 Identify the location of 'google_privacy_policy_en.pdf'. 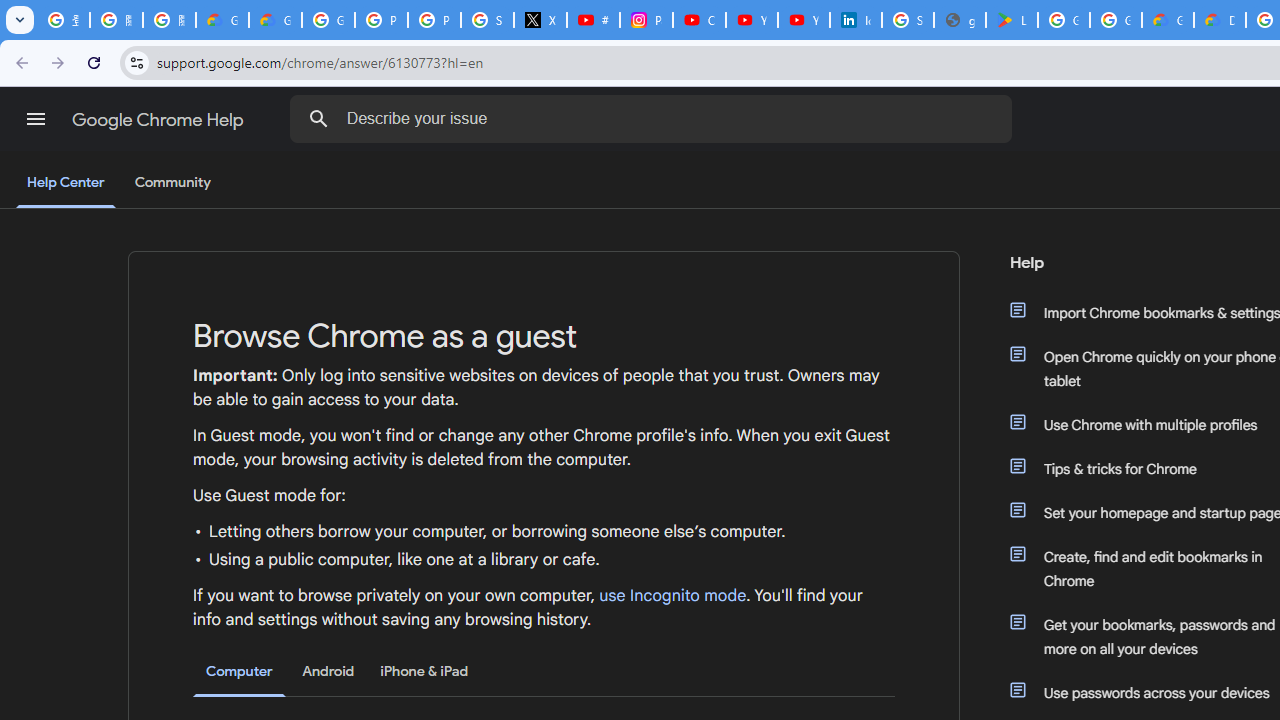
(960, 20).